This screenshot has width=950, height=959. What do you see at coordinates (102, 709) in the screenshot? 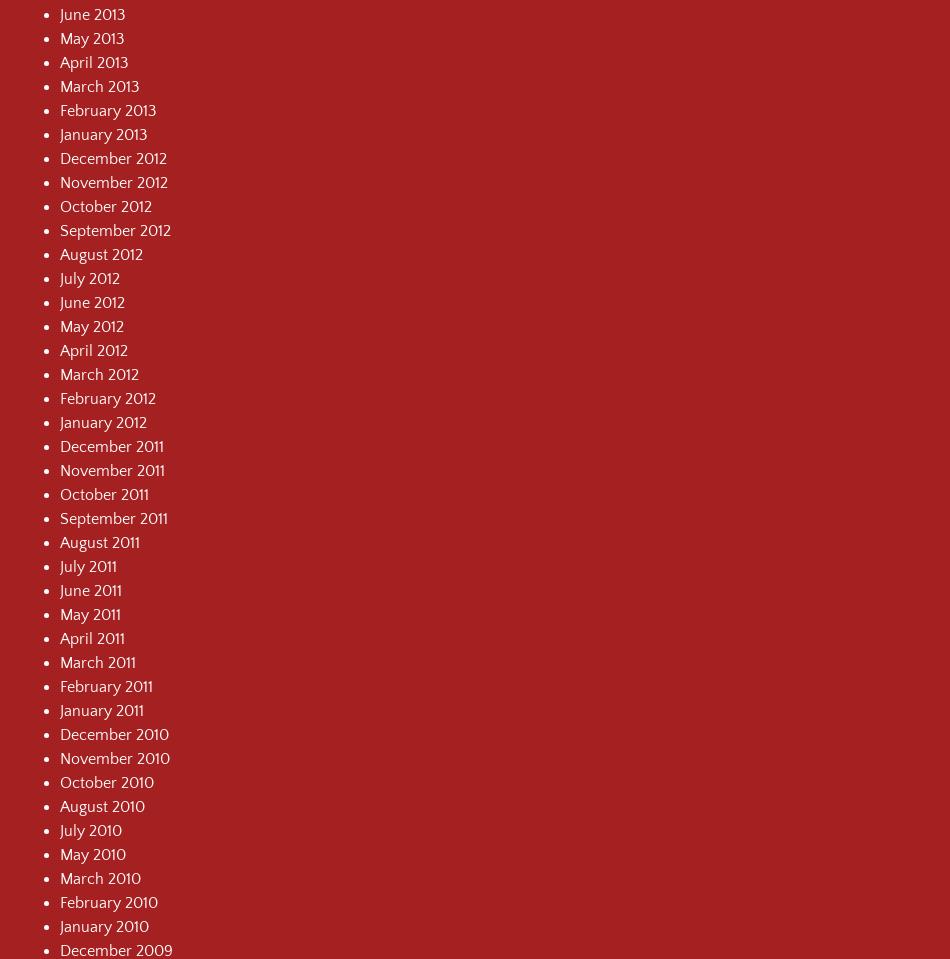
I see `'January 2011'` at bounding box center [102, 709].